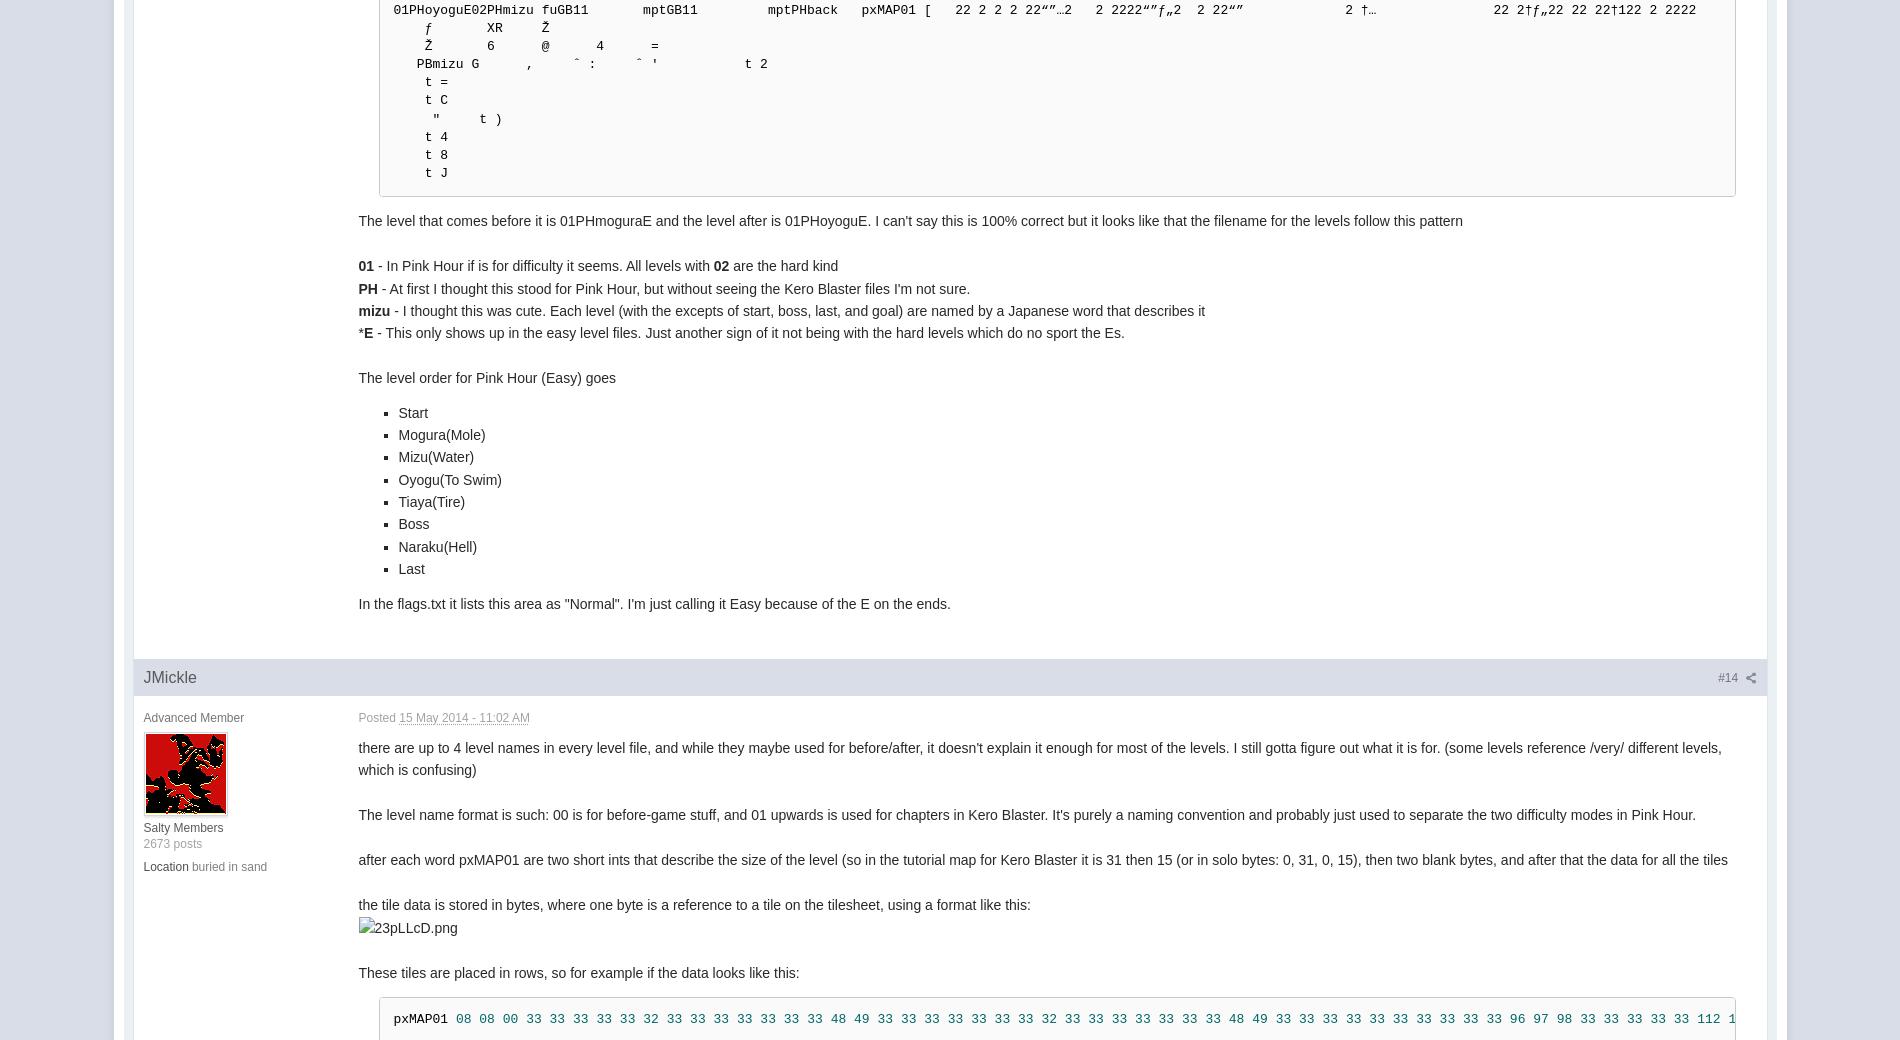 The image size is (1900, 1040). I want to click on 'after each word pxMAP01 are two short ints that describe the size of the level (so in the tutorial map for Kero Blaster it is 31 then 15 (or in solo bytes: 0, 31, 0, 15), then two blank bytes, and after that the data for all the tiles', so click(1042, 858).